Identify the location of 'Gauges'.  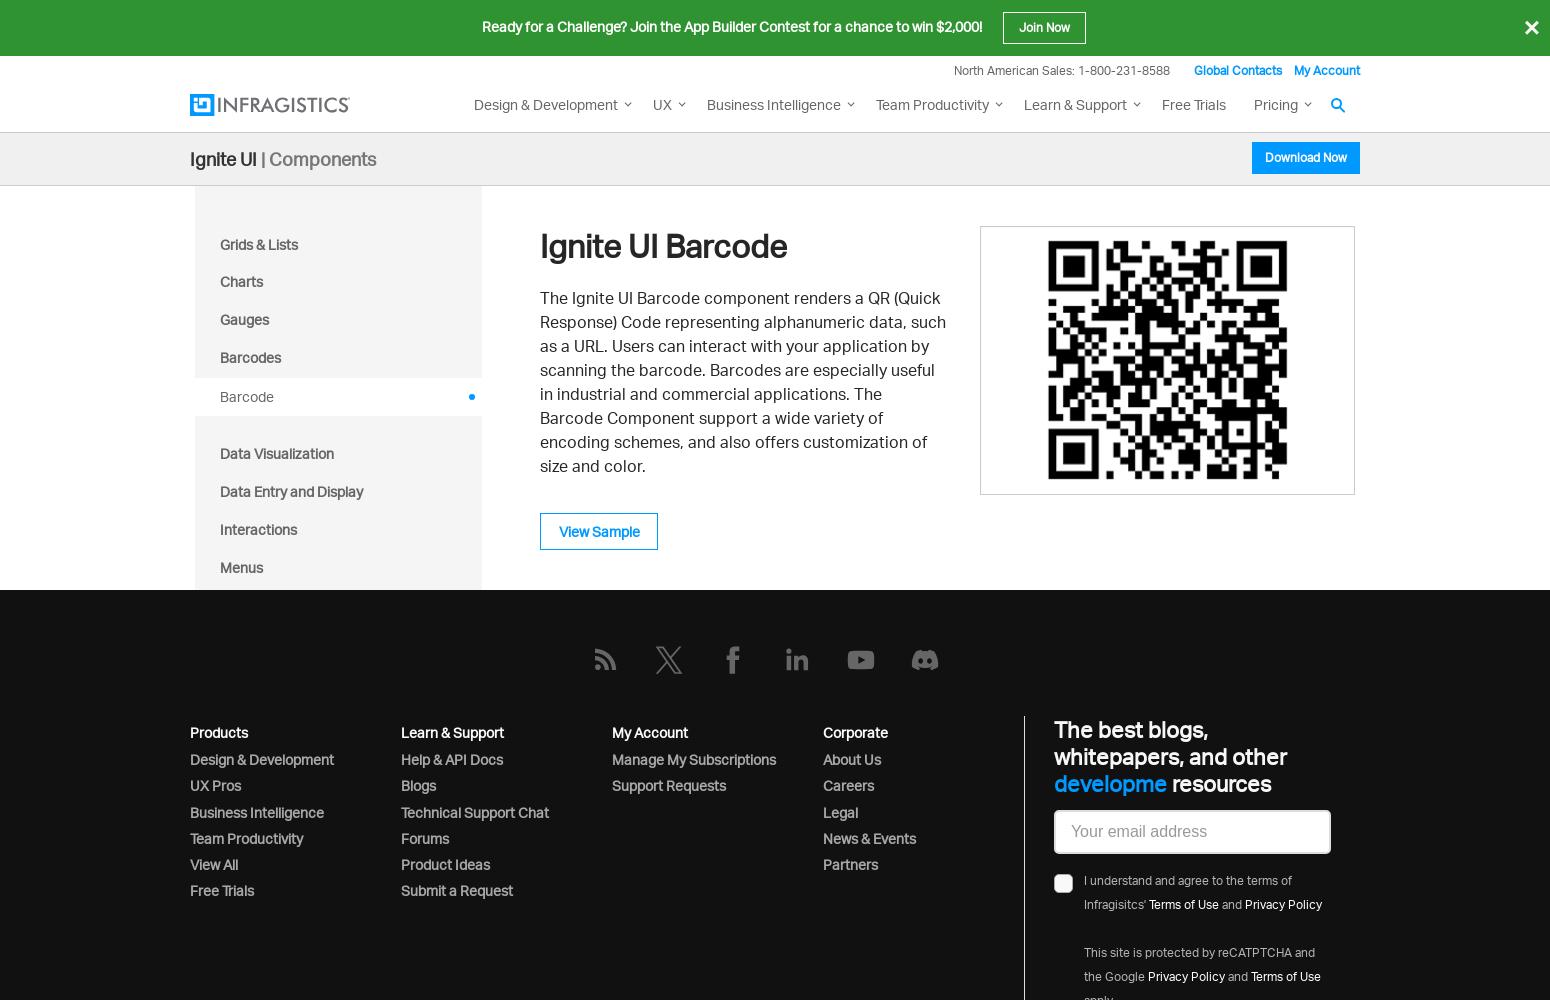
(244, 318).